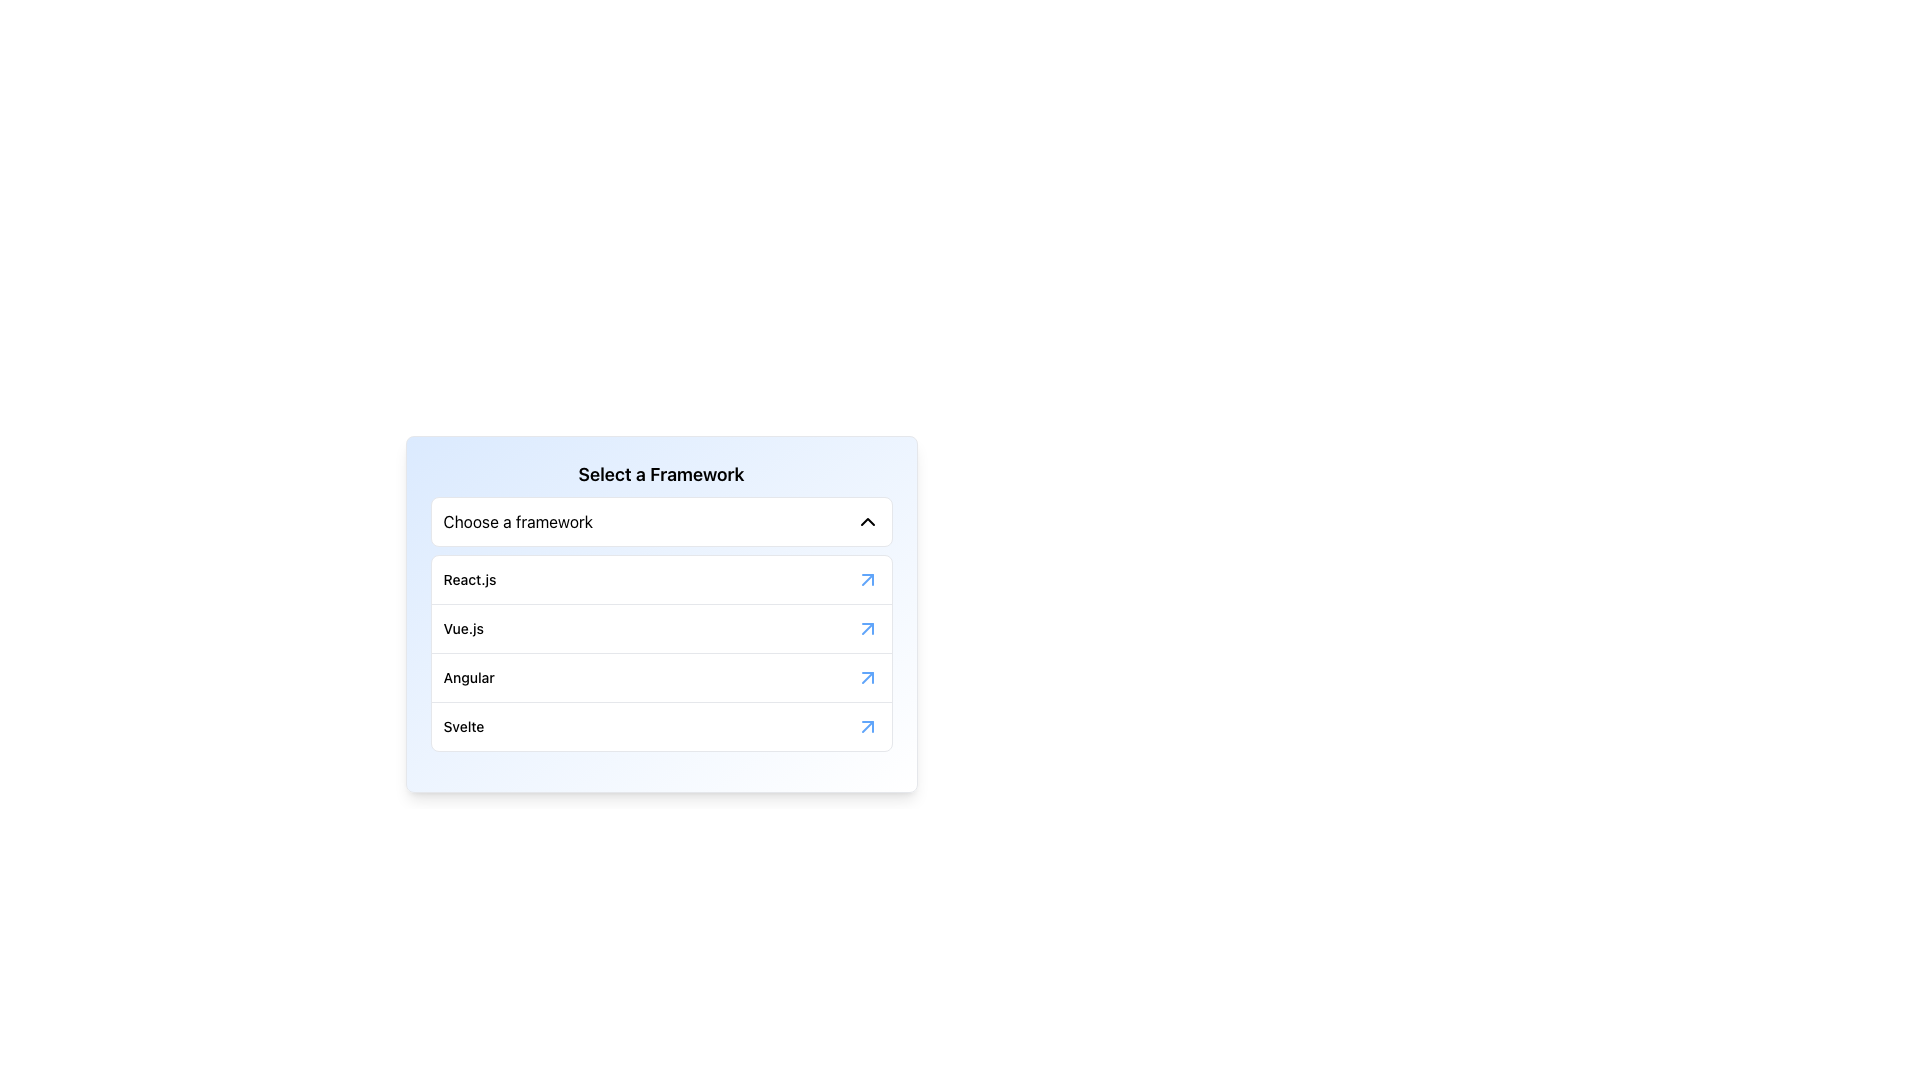 This screenshot has height=1080, width=1920. Describe the element at coordinates (867, 726) in the screenshot. I see `the navigational icon located to the far right of the 'Svelte' row under the 'Select a Framework' title` at that location.